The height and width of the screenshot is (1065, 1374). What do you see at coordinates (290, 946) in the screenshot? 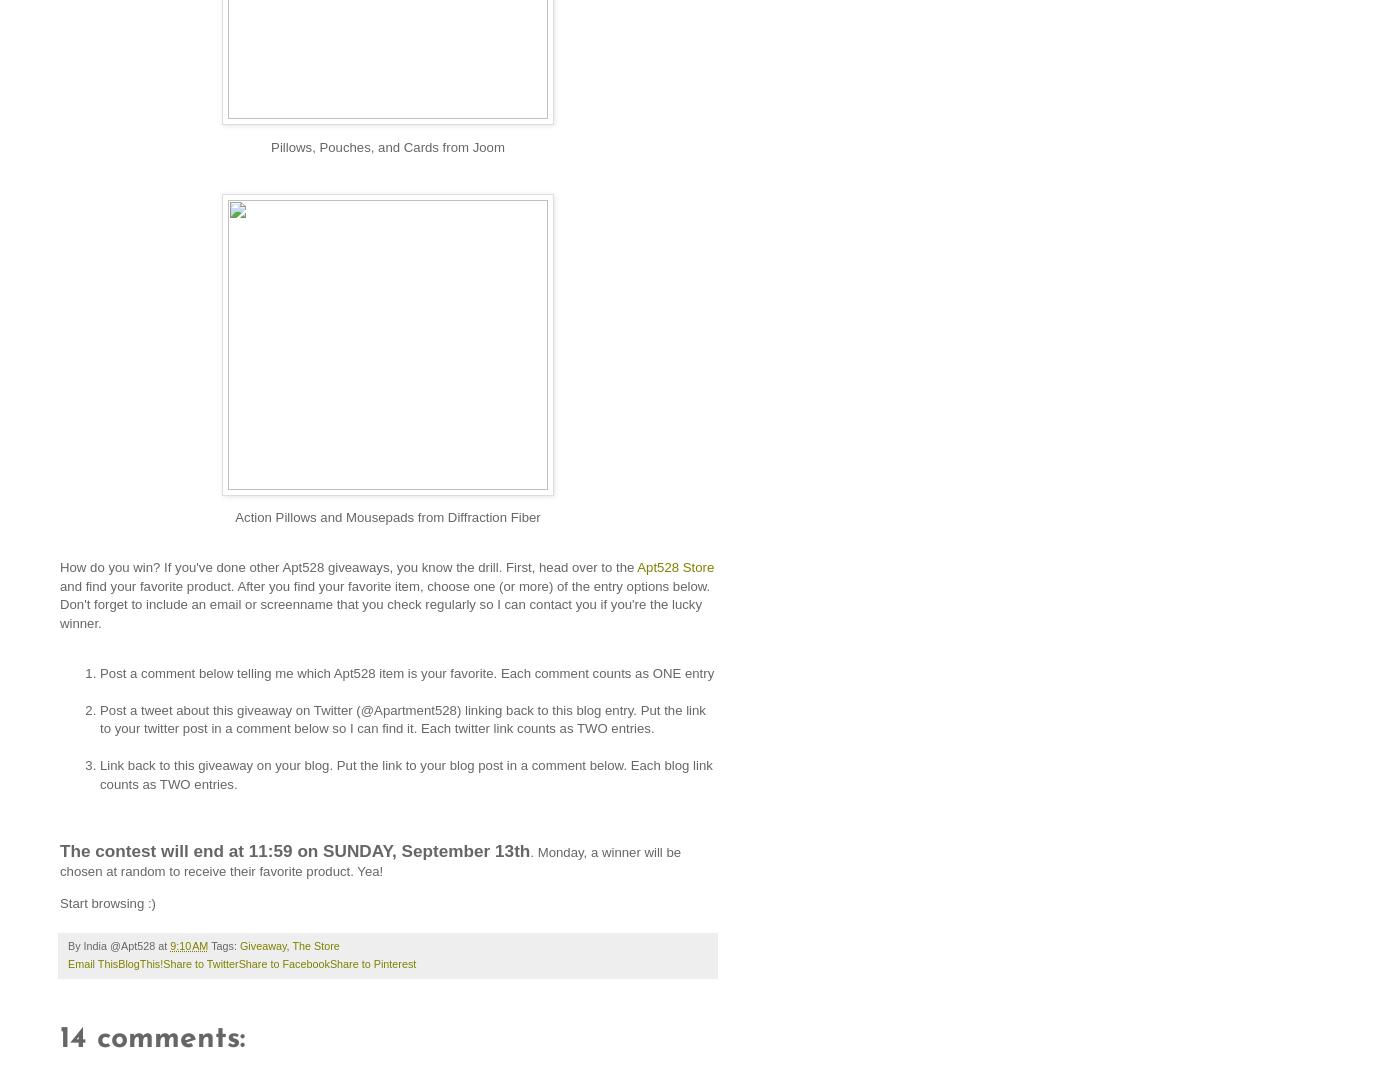
I see `'The Store'` at bounding box center [290, 946].